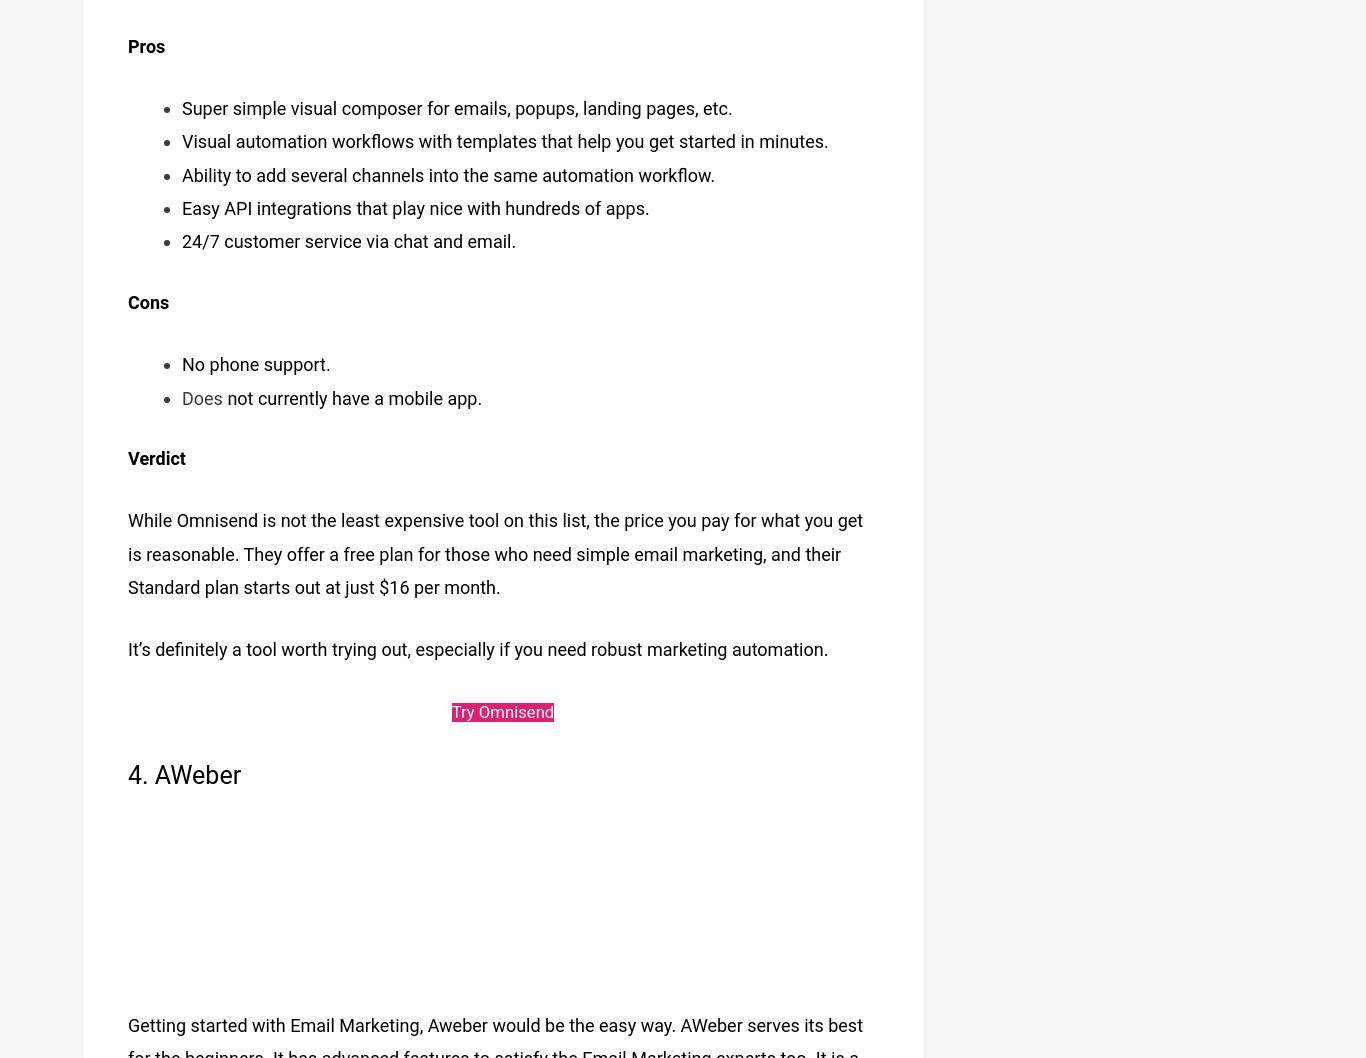  What do you see at coordinates (414, 201) in the screenshot?
I see `'Easy API integrations that play nice with hundreds of apps.'` at bounding box center [414, 201].